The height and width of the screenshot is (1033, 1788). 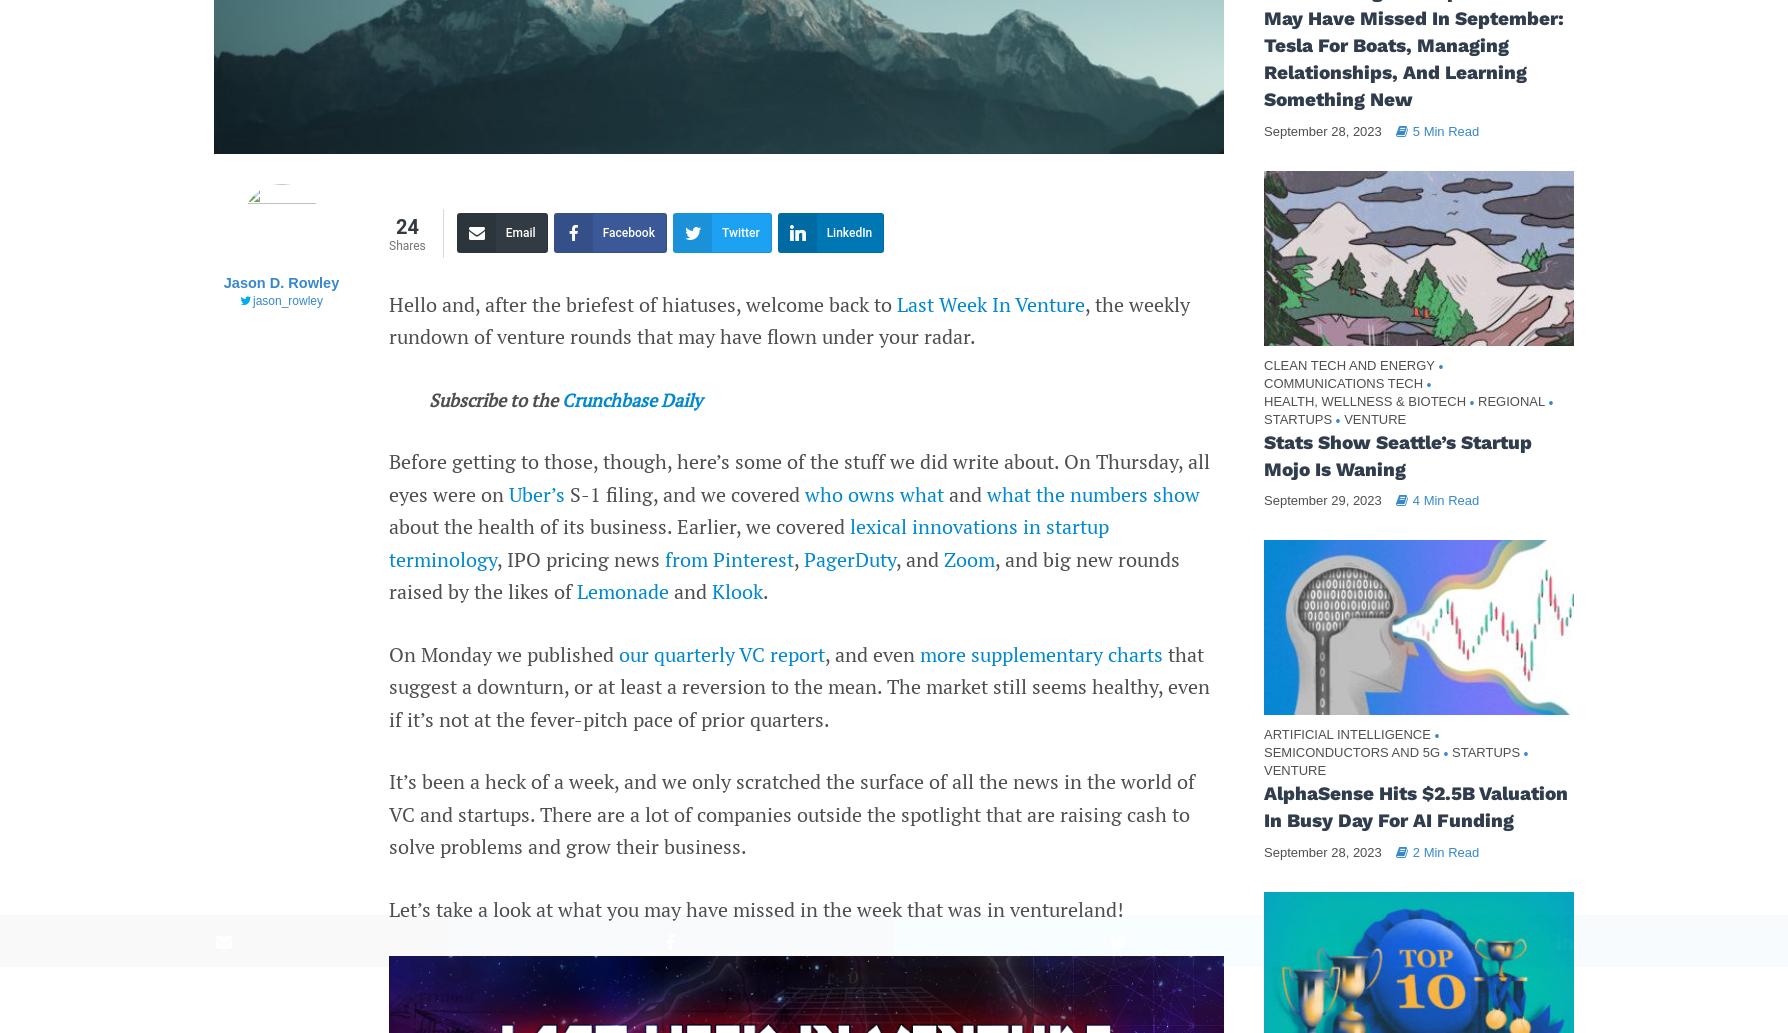 I want to click on '.', so click(x=764, y=590).